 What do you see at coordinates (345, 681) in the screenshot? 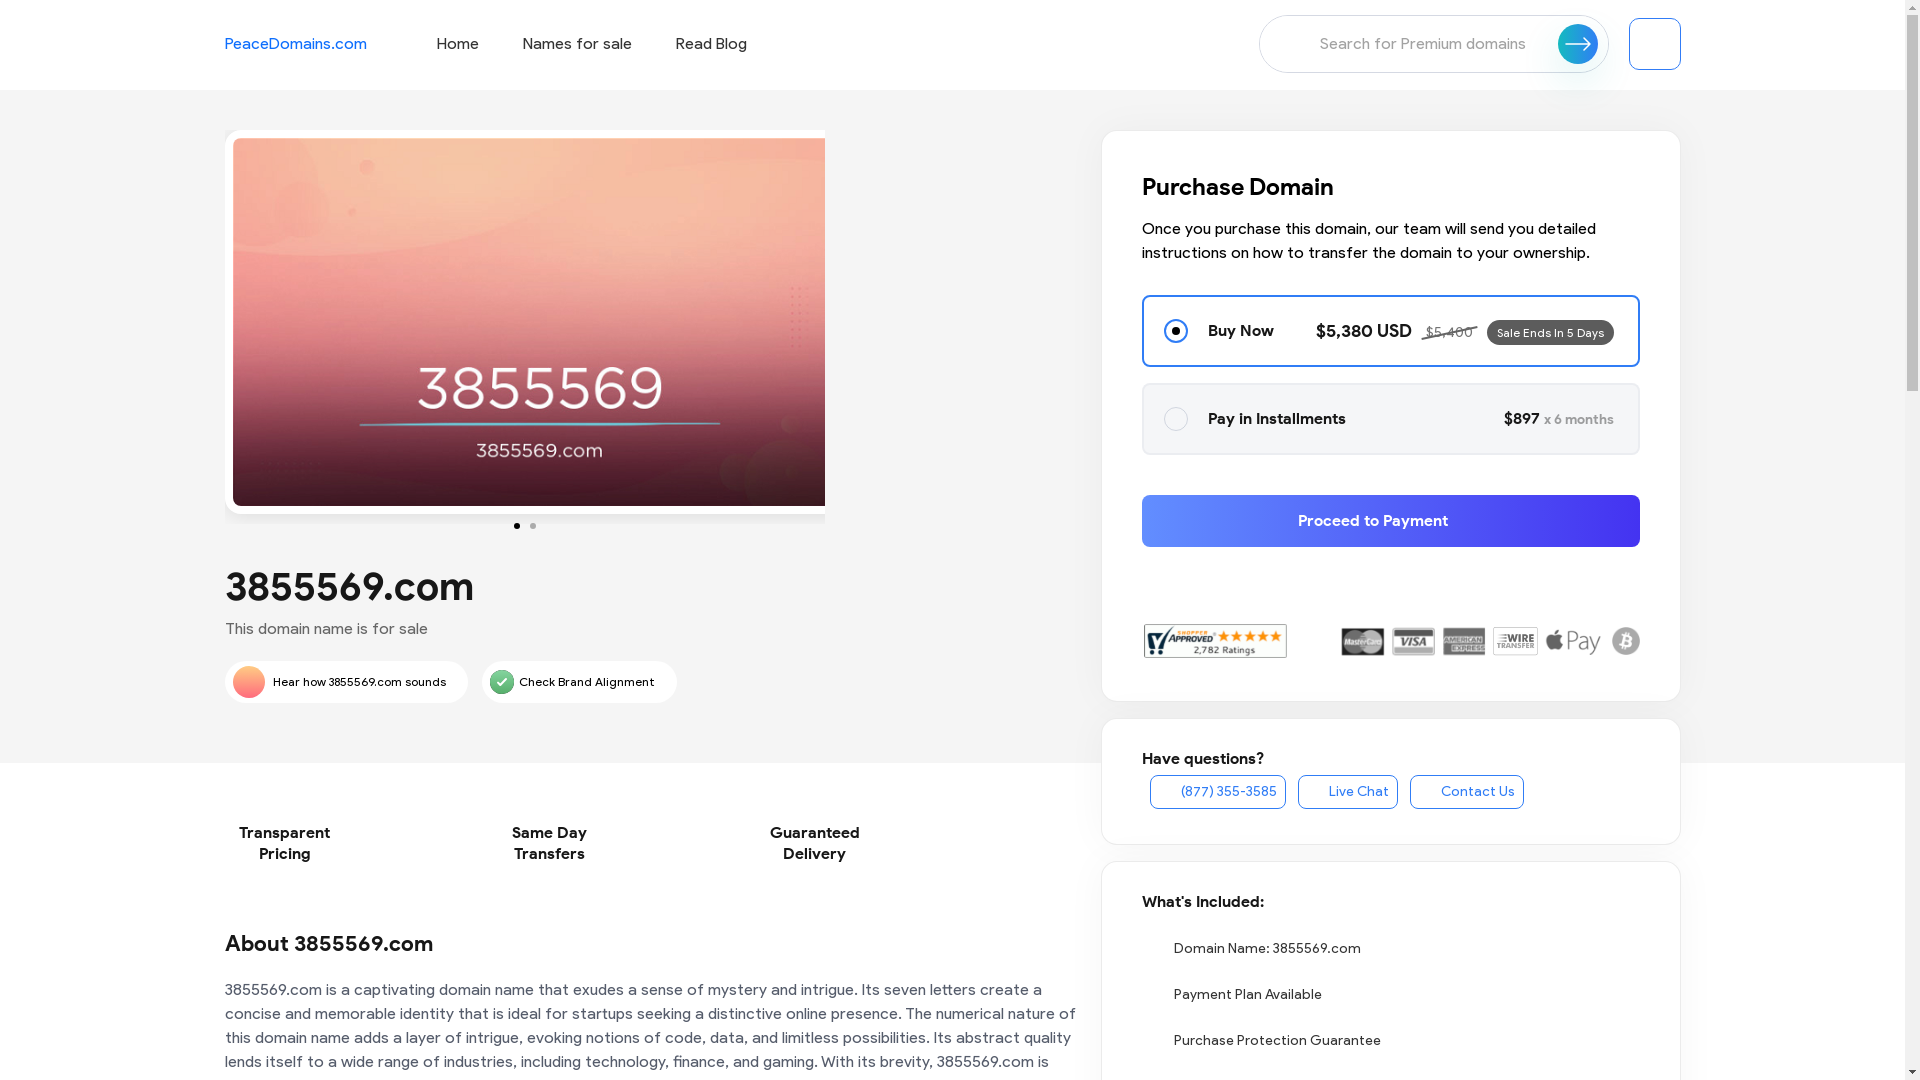
I see `'Hear how 3855569.com sounds'` at bounding box center [345, 681].